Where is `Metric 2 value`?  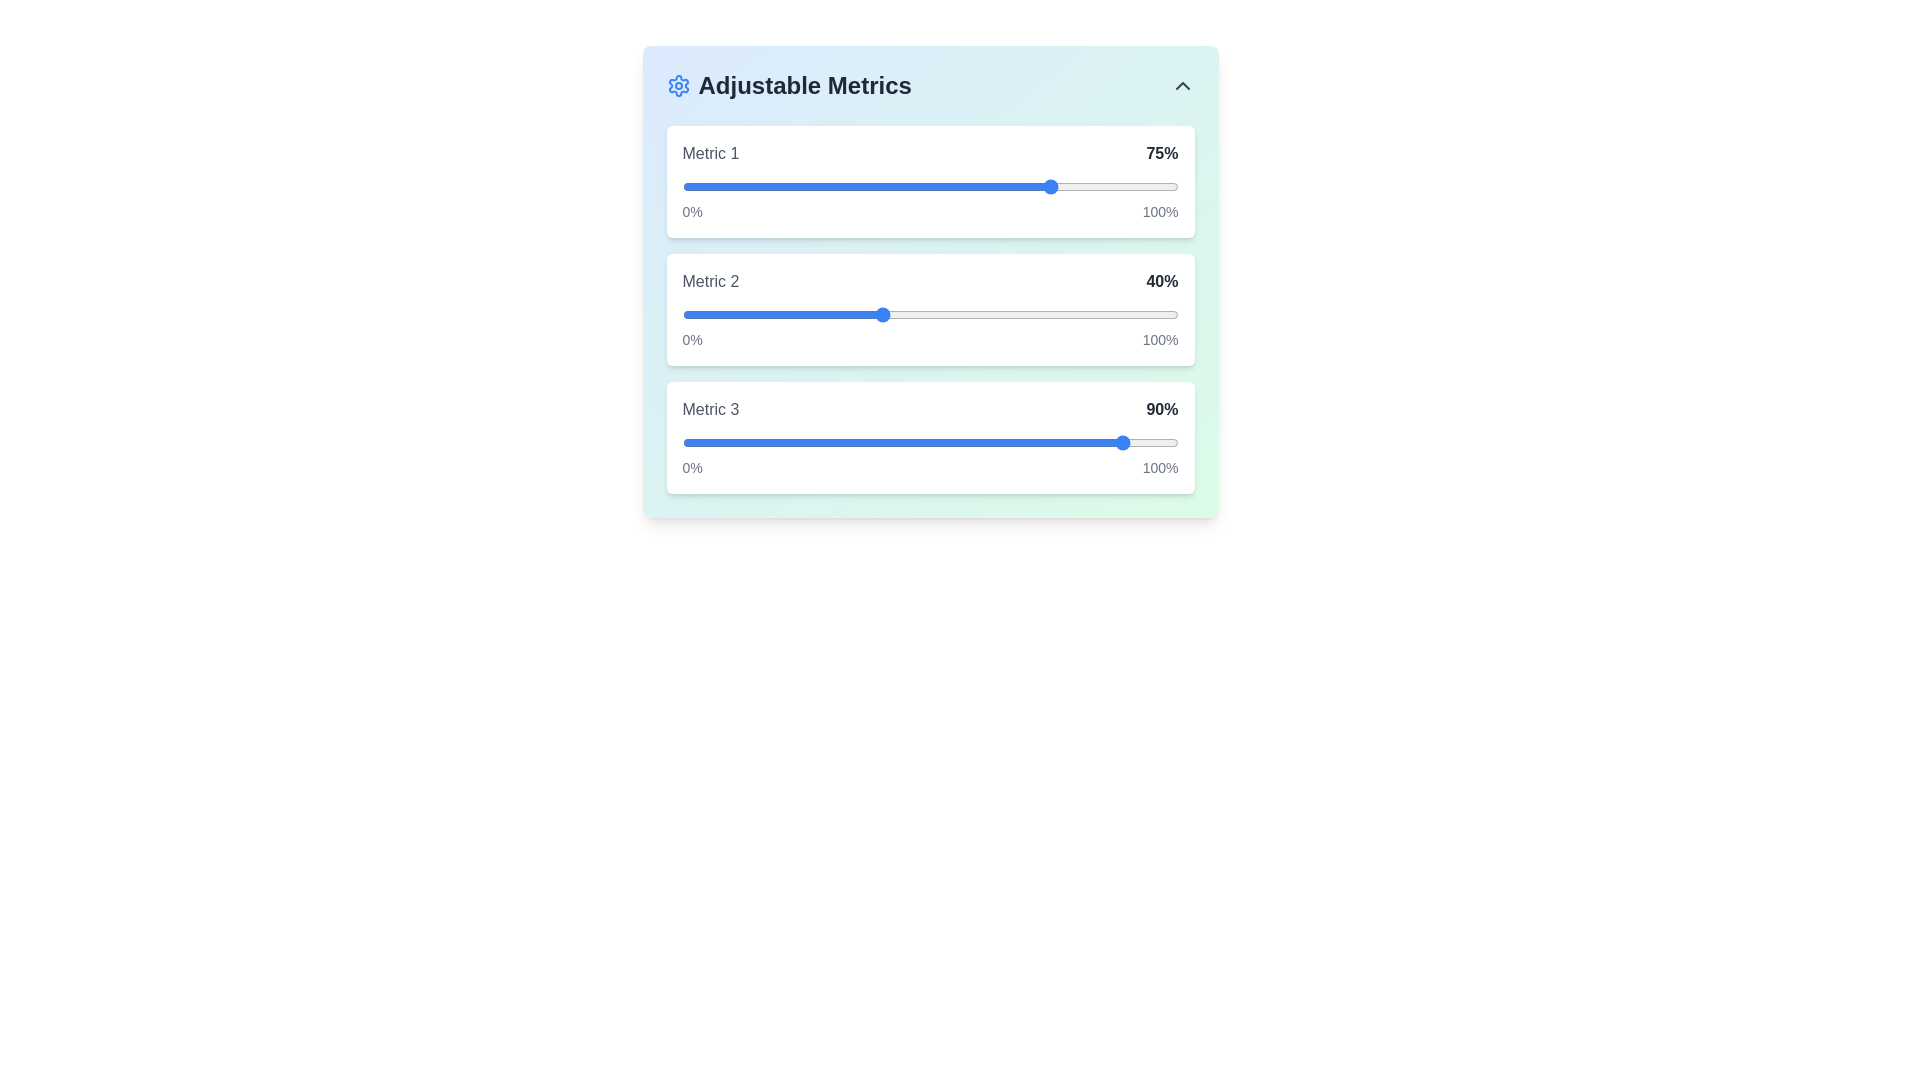 Metric 2 value is located at coordinates (875, 315).